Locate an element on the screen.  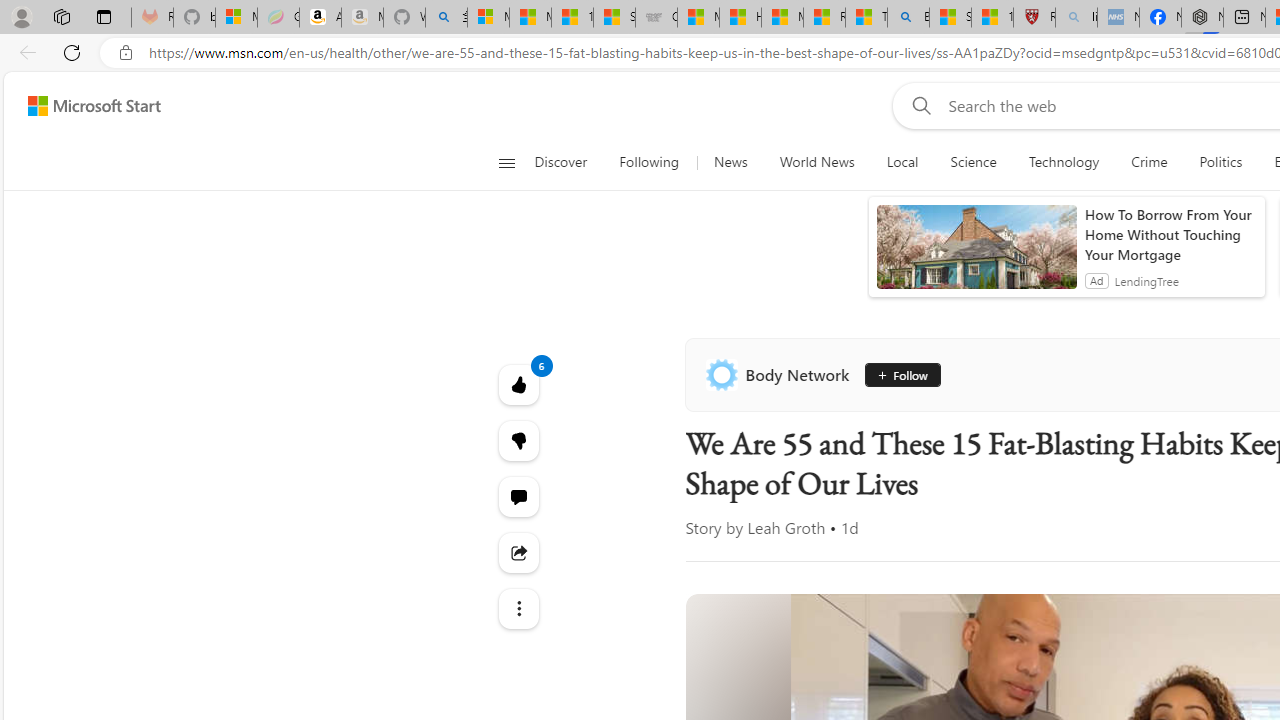
'6 Like' is located at coordinates (518, 384).